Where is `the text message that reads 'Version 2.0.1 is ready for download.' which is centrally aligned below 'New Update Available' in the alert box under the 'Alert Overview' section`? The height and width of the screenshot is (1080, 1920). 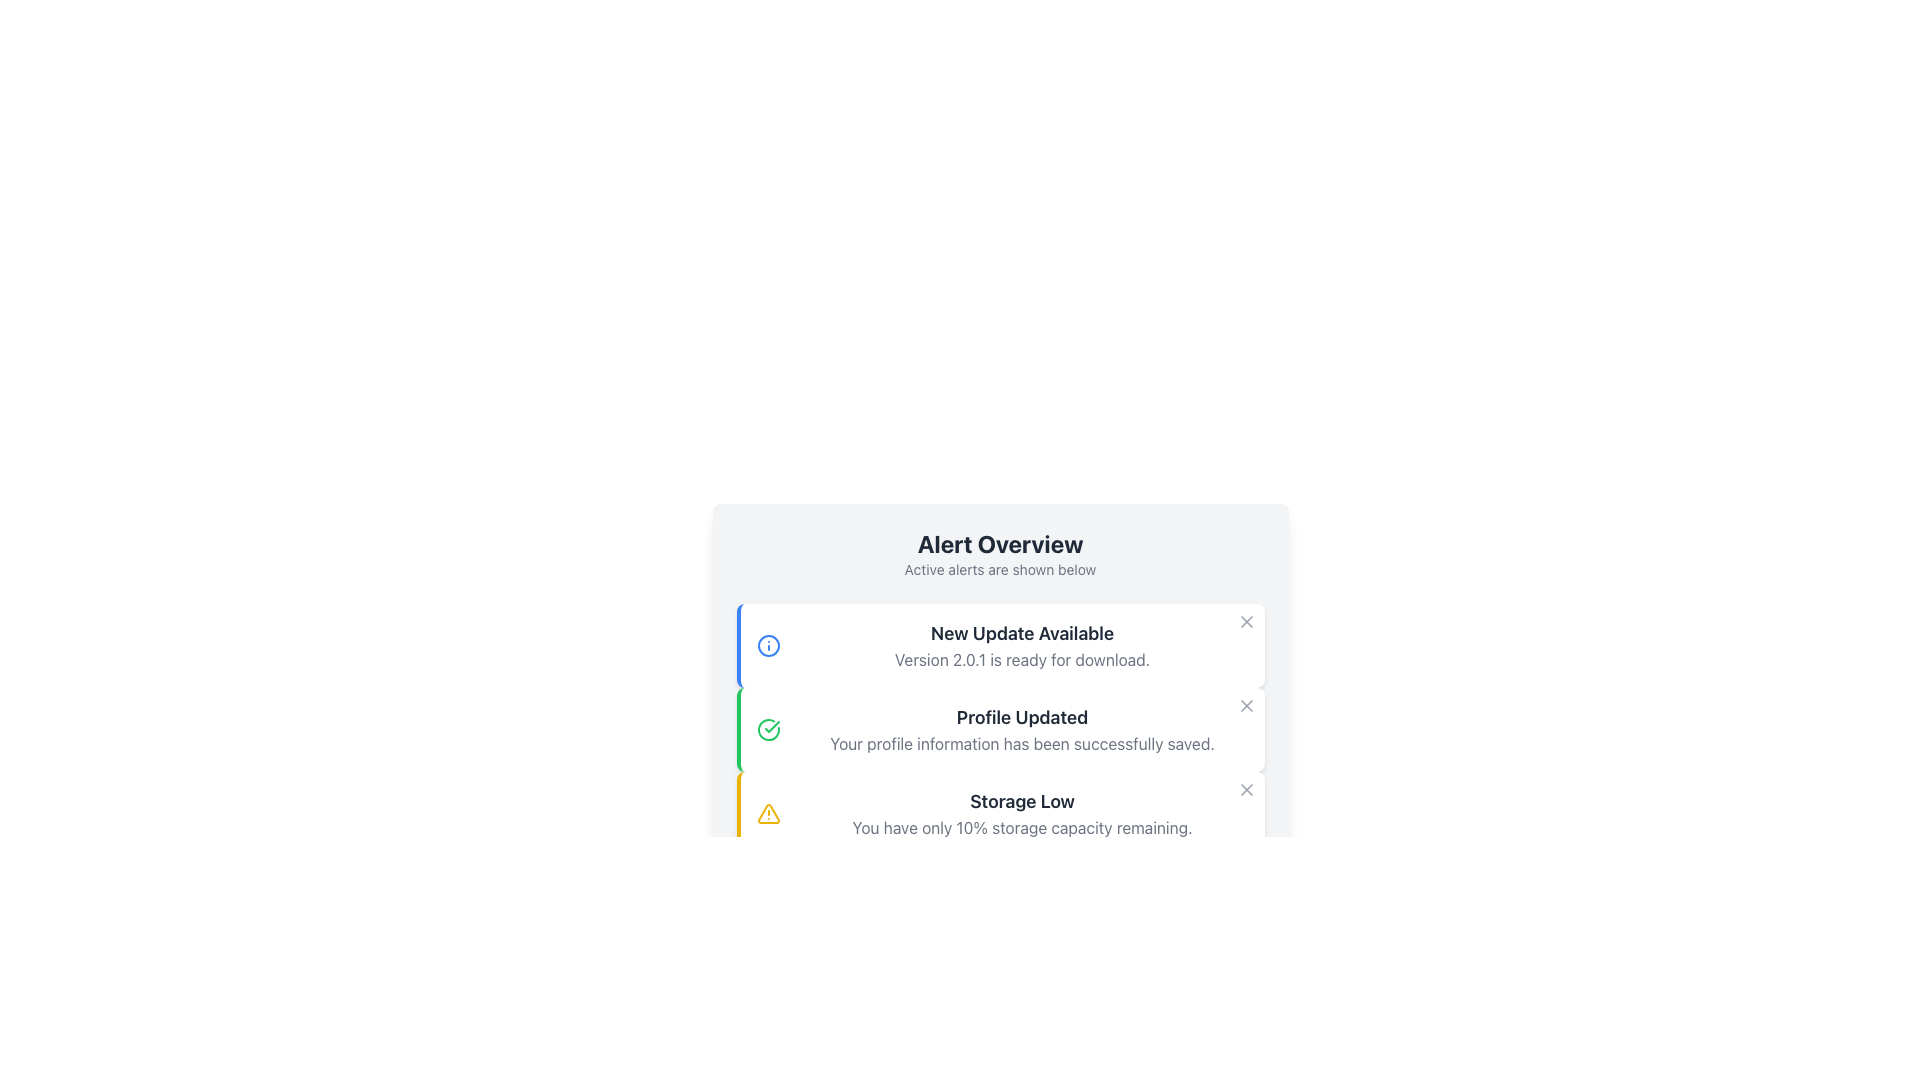 the text message that reads 'Version 2.0.1 is ready for download.' which is centrally aligned below 'New Update Available' in the alert box under the 'Alert Overview' section is located at coordinates (1022, 659).